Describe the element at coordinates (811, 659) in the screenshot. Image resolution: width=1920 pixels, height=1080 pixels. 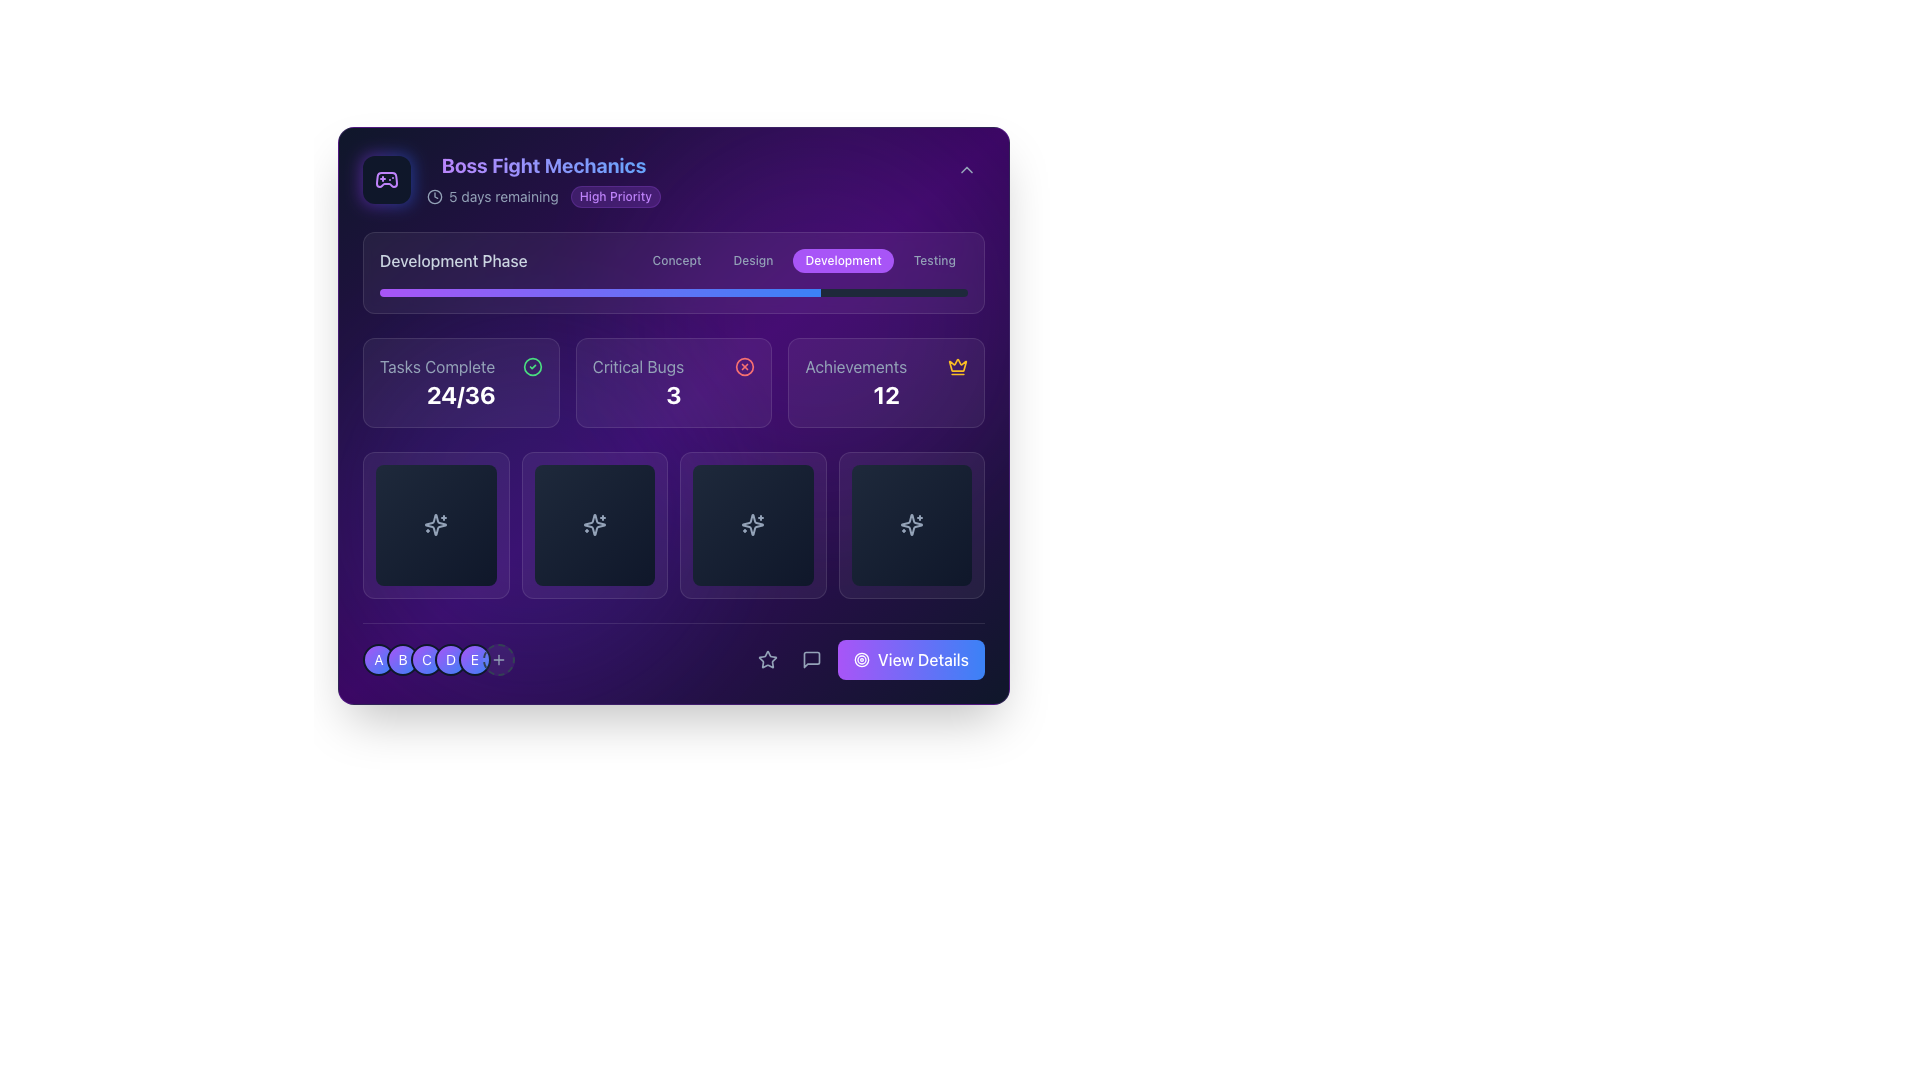
I see `the small, square-shaped speech bubble icon` at that location.